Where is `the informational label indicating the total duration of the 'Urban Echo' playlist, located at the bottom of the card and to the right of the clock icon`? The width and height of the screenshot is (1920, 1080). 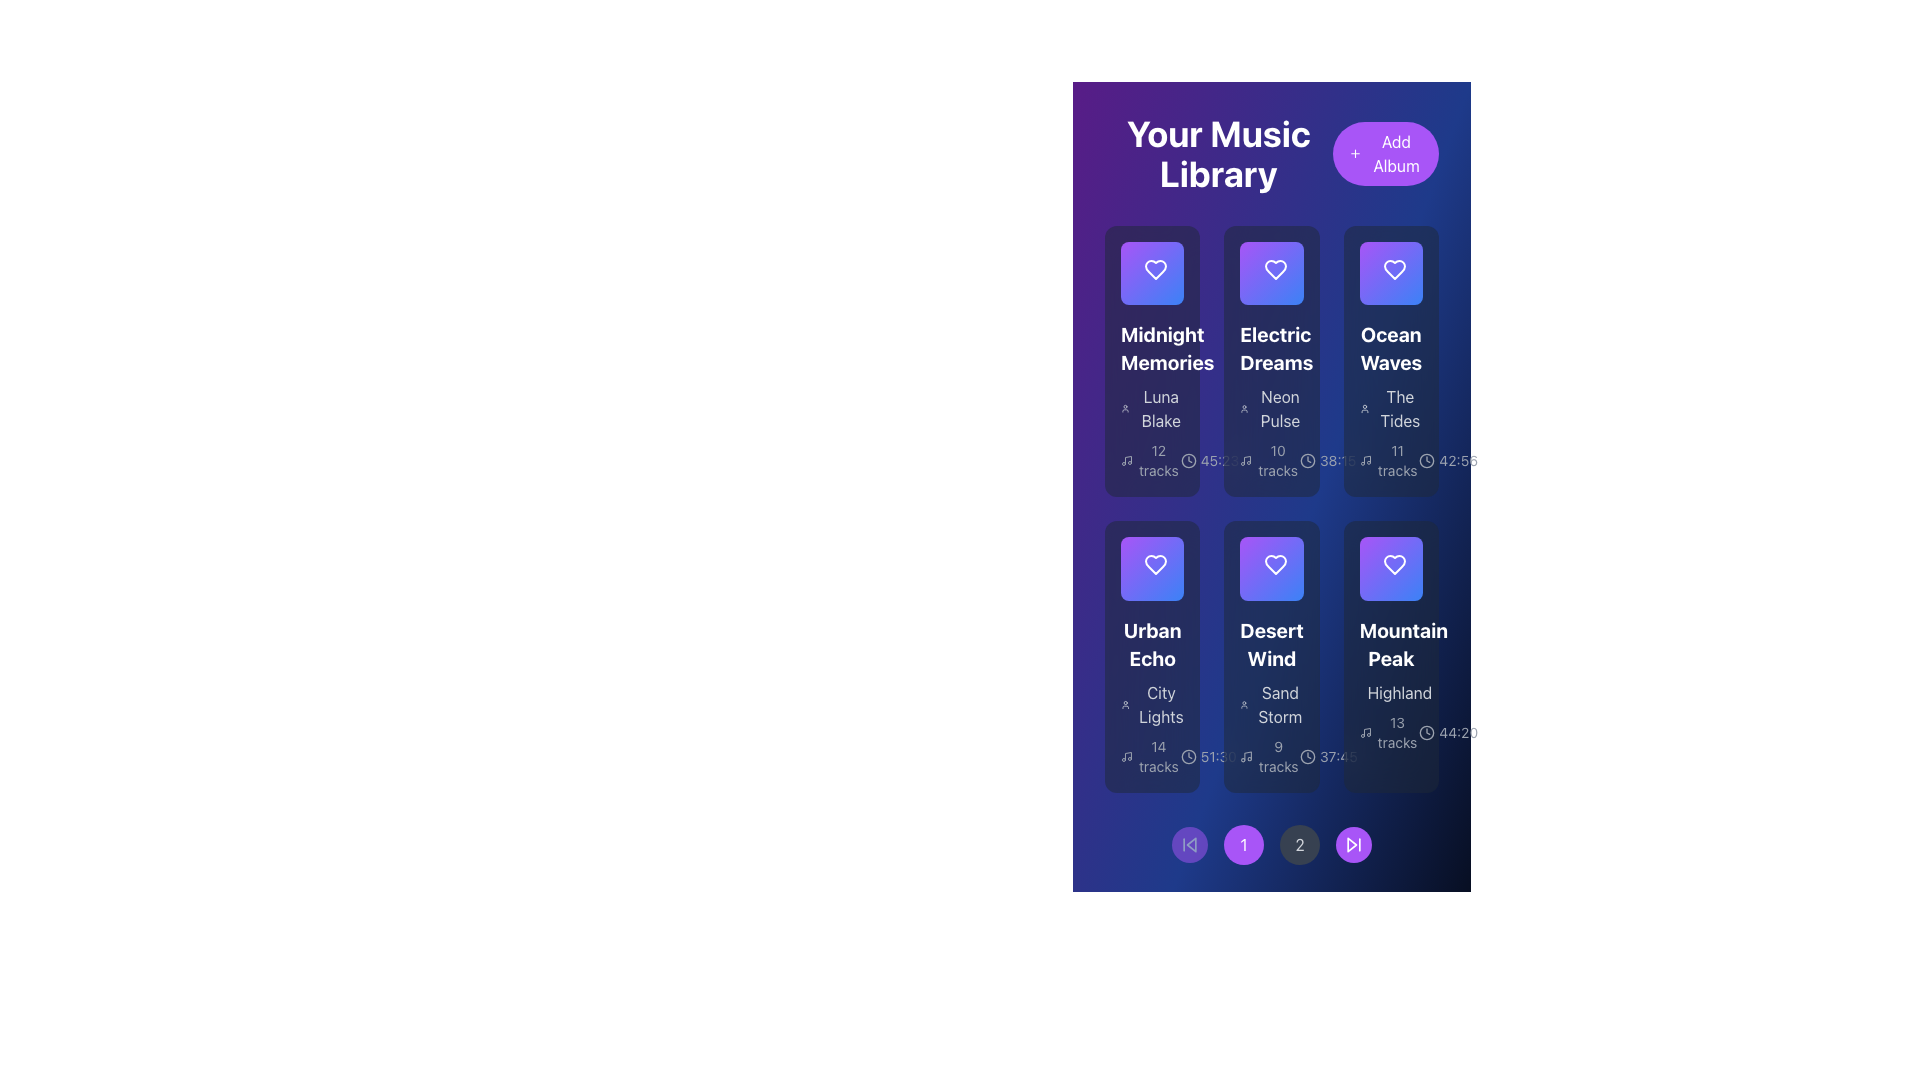
the informational label indicating the total duration of the 'Urban Echo' playlist, located at the bottom of the card and to the right of the clock icon is located at coordinates (1207, 756).